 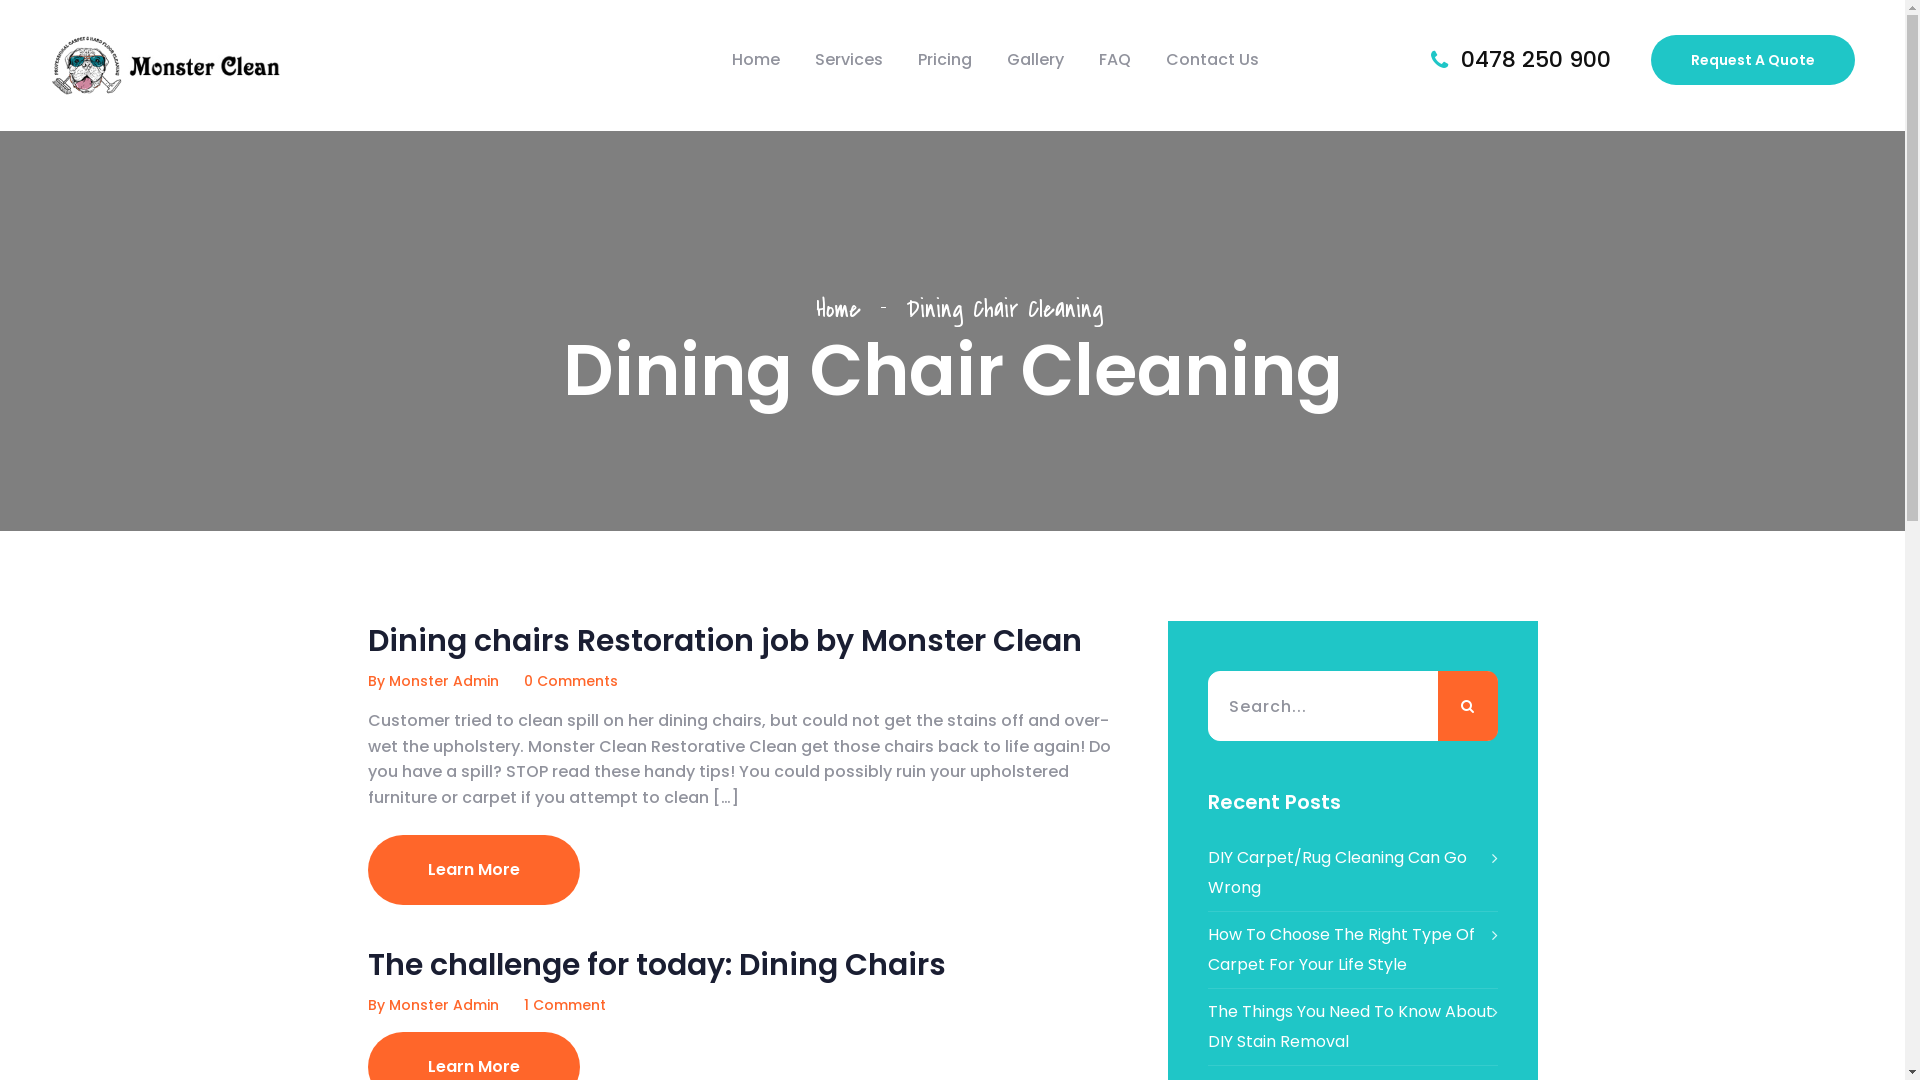 What do you see at coordinates (570, 680) in the screenshot?
I see `'0 Comments'` at bounding box center [570, 680].